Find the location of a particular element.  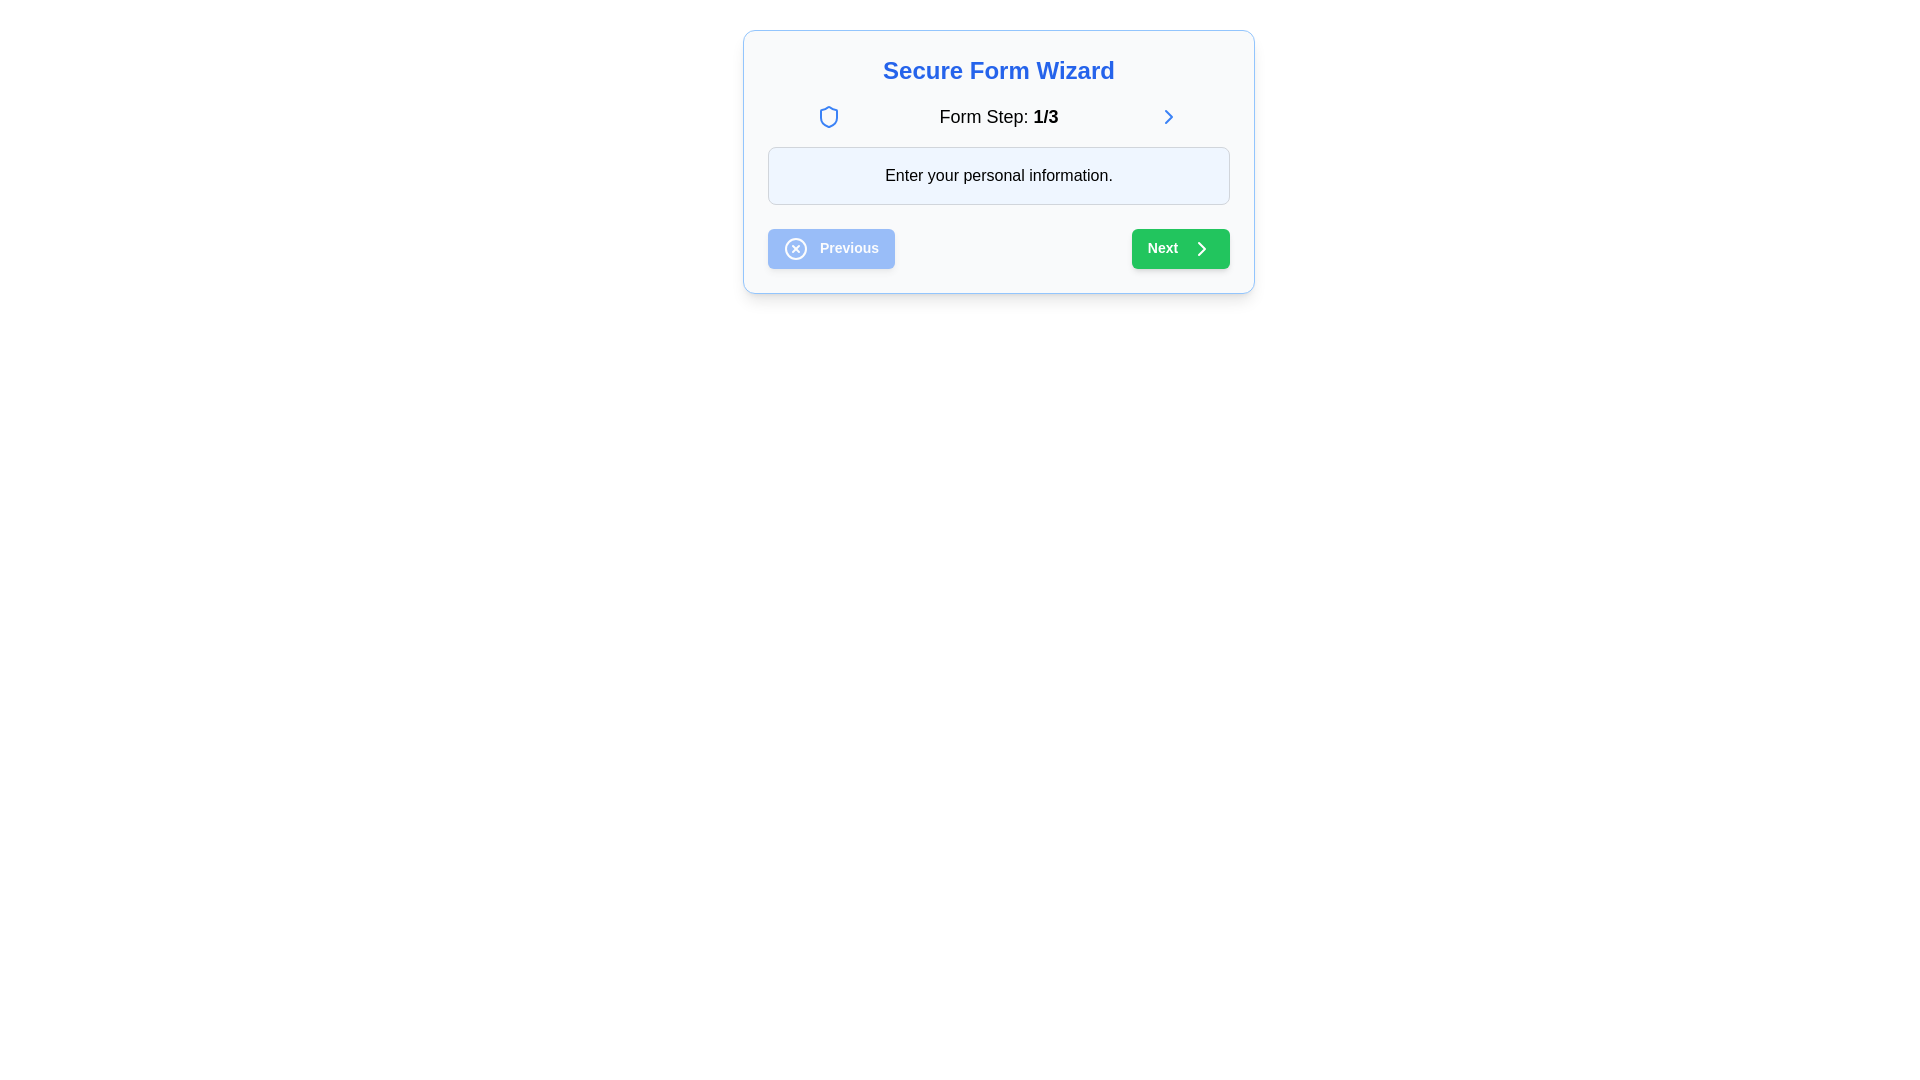

the centrally located Instructional Text Box that prompts the user to input their personal information, positioned below the 'Form Step: 1/3' section and above the 'Previous' and 'Next' navigation buttons is located at coordinates (998, 161).